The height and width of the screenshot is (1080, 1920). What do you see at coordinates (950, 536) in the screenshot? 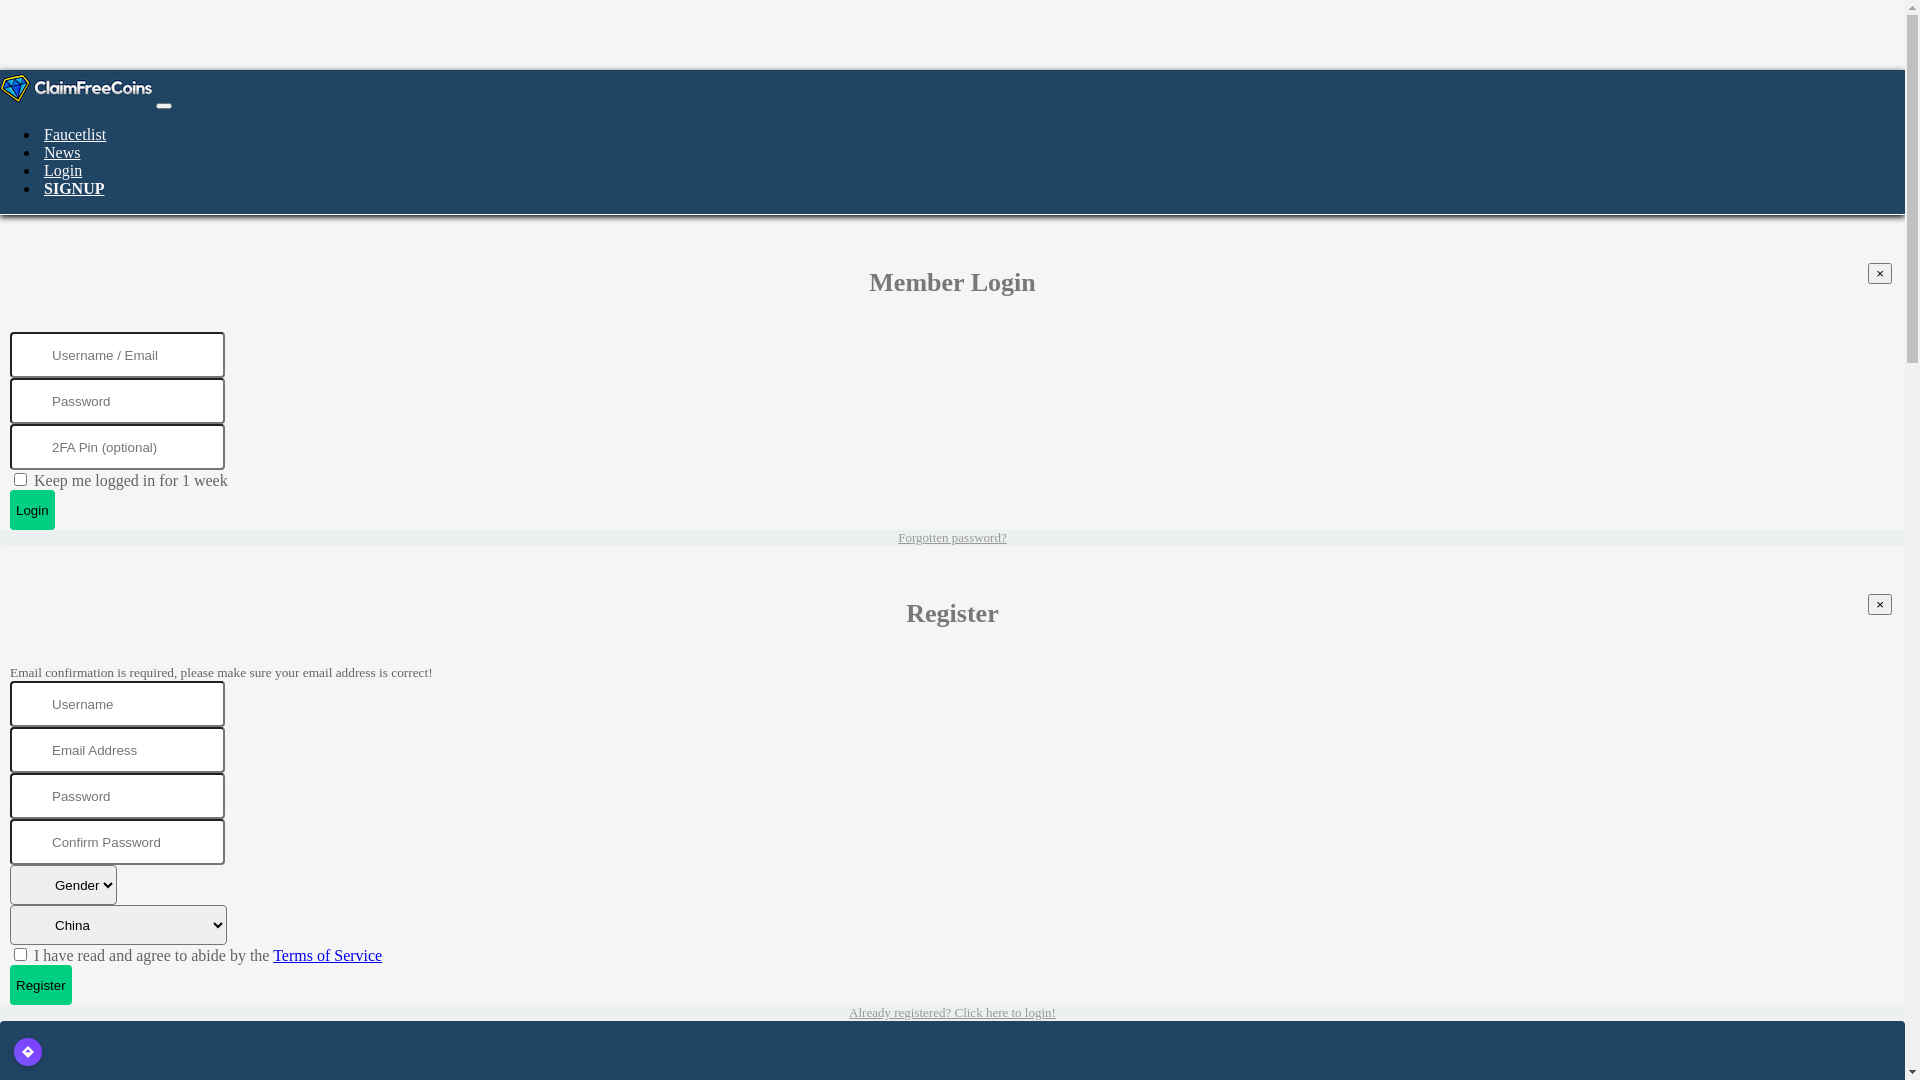
I see `'Forgotten password?'` at bounding box center [950, 536].